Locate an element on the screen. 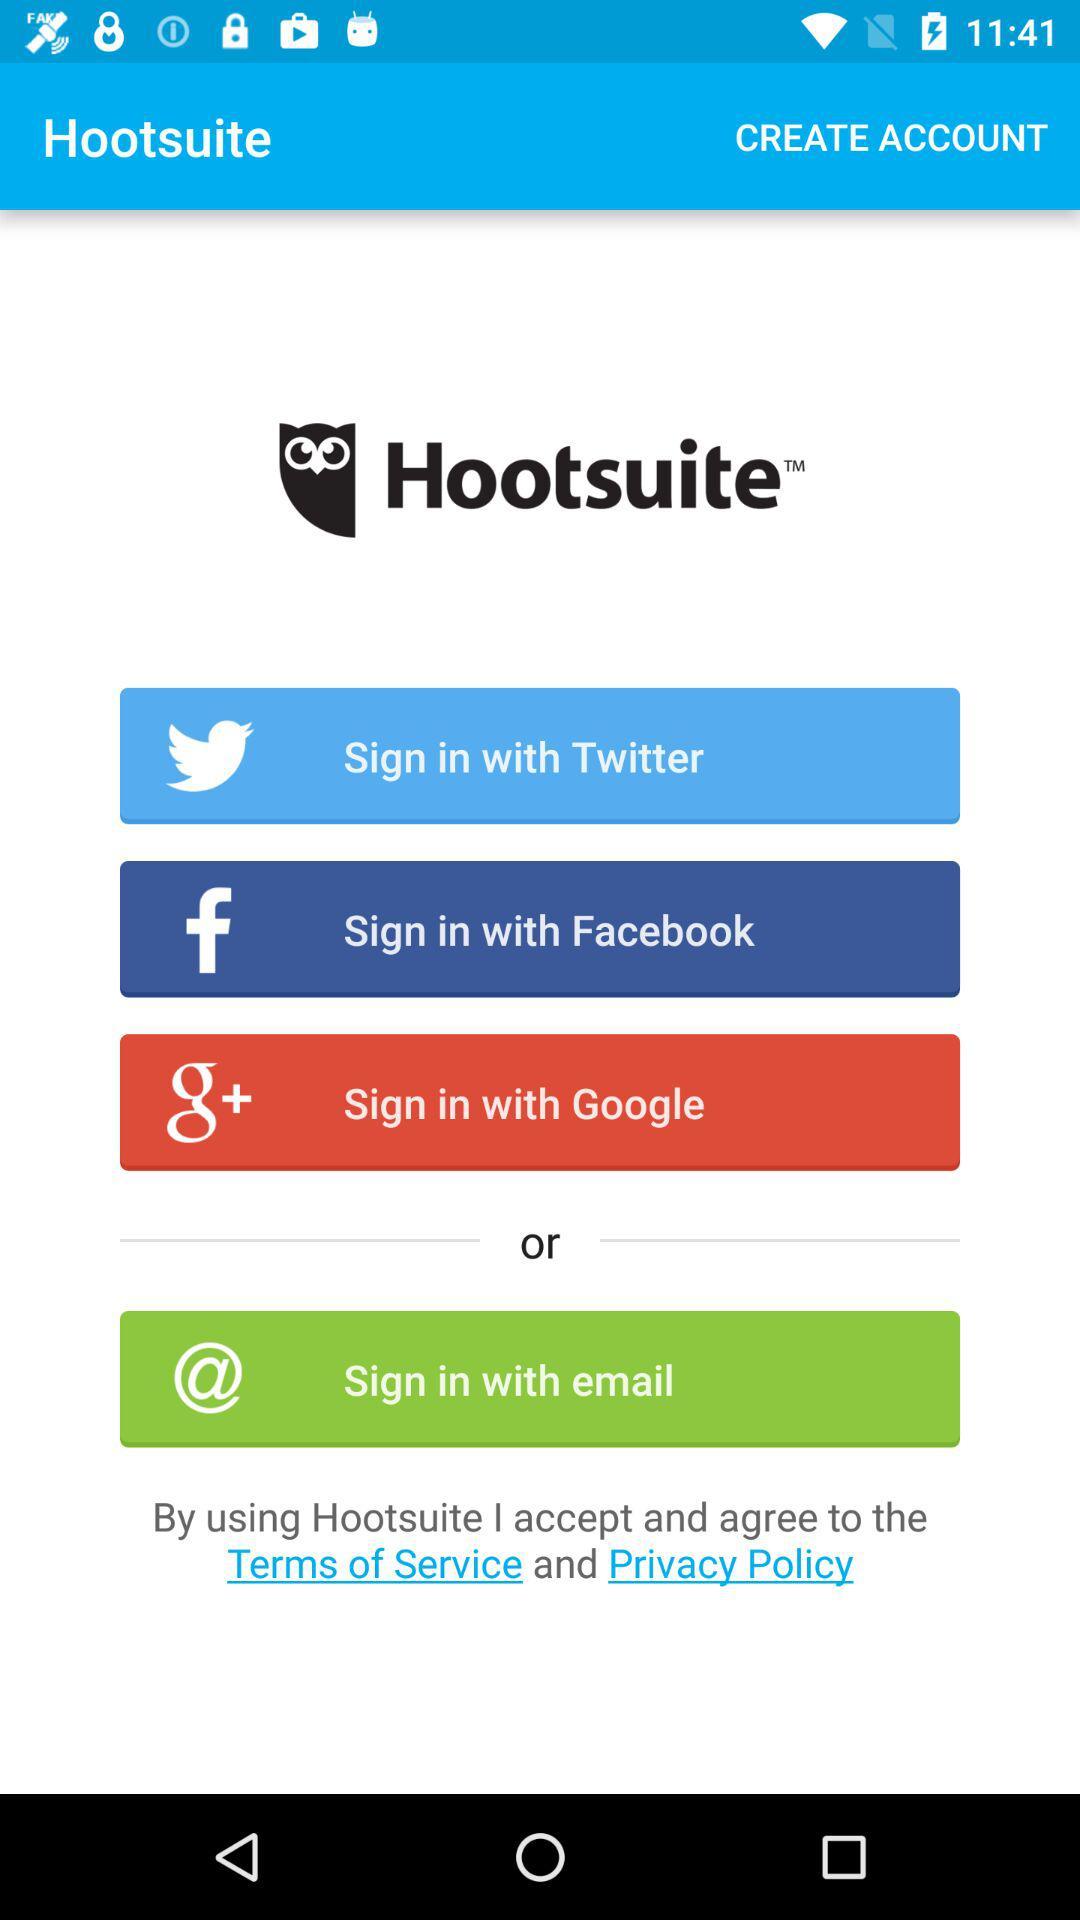  the item at the top right corner is located at coordinates (890, 135).